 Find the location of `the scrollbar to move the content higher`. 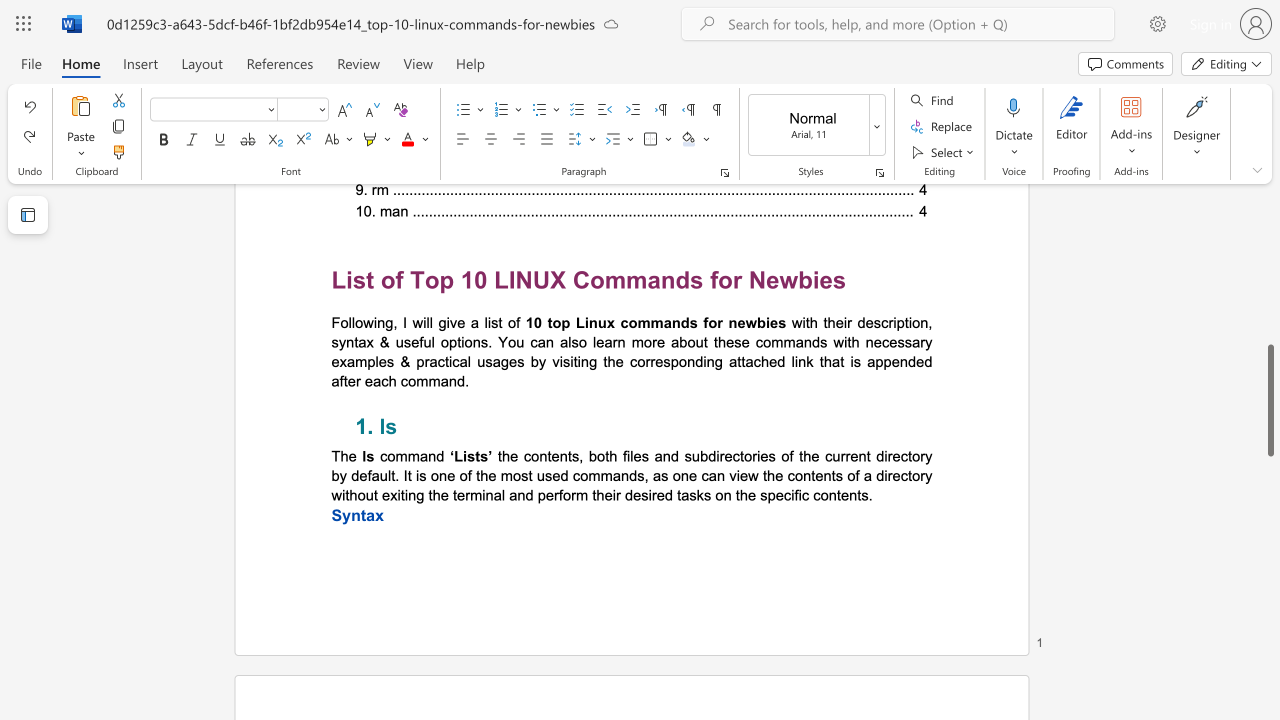

the scrollbar to move the content higher is located at coordinates (1269, 158).